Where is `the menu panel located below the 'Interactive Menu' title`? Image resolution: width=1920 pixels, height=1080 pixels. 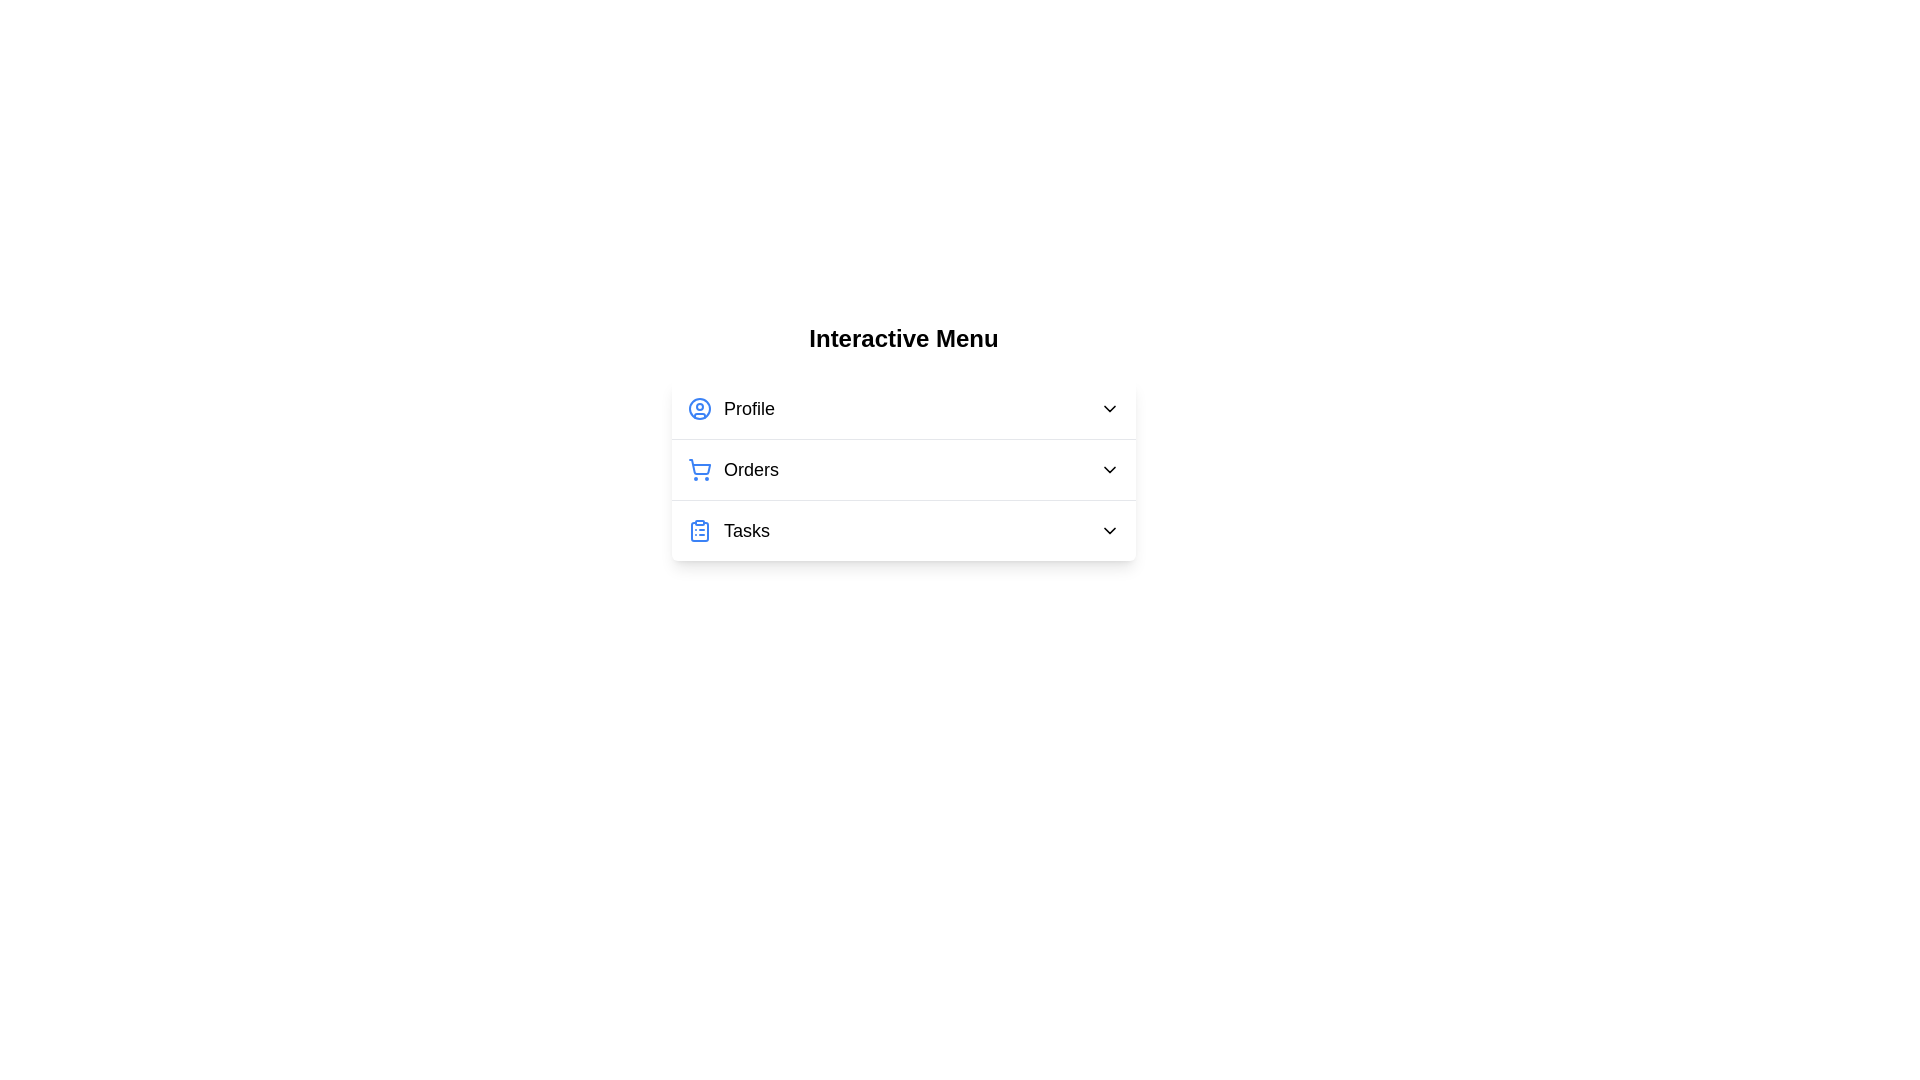 the menu panel located below the 'Interactive Menu' title is located at coordinates (902, 441).